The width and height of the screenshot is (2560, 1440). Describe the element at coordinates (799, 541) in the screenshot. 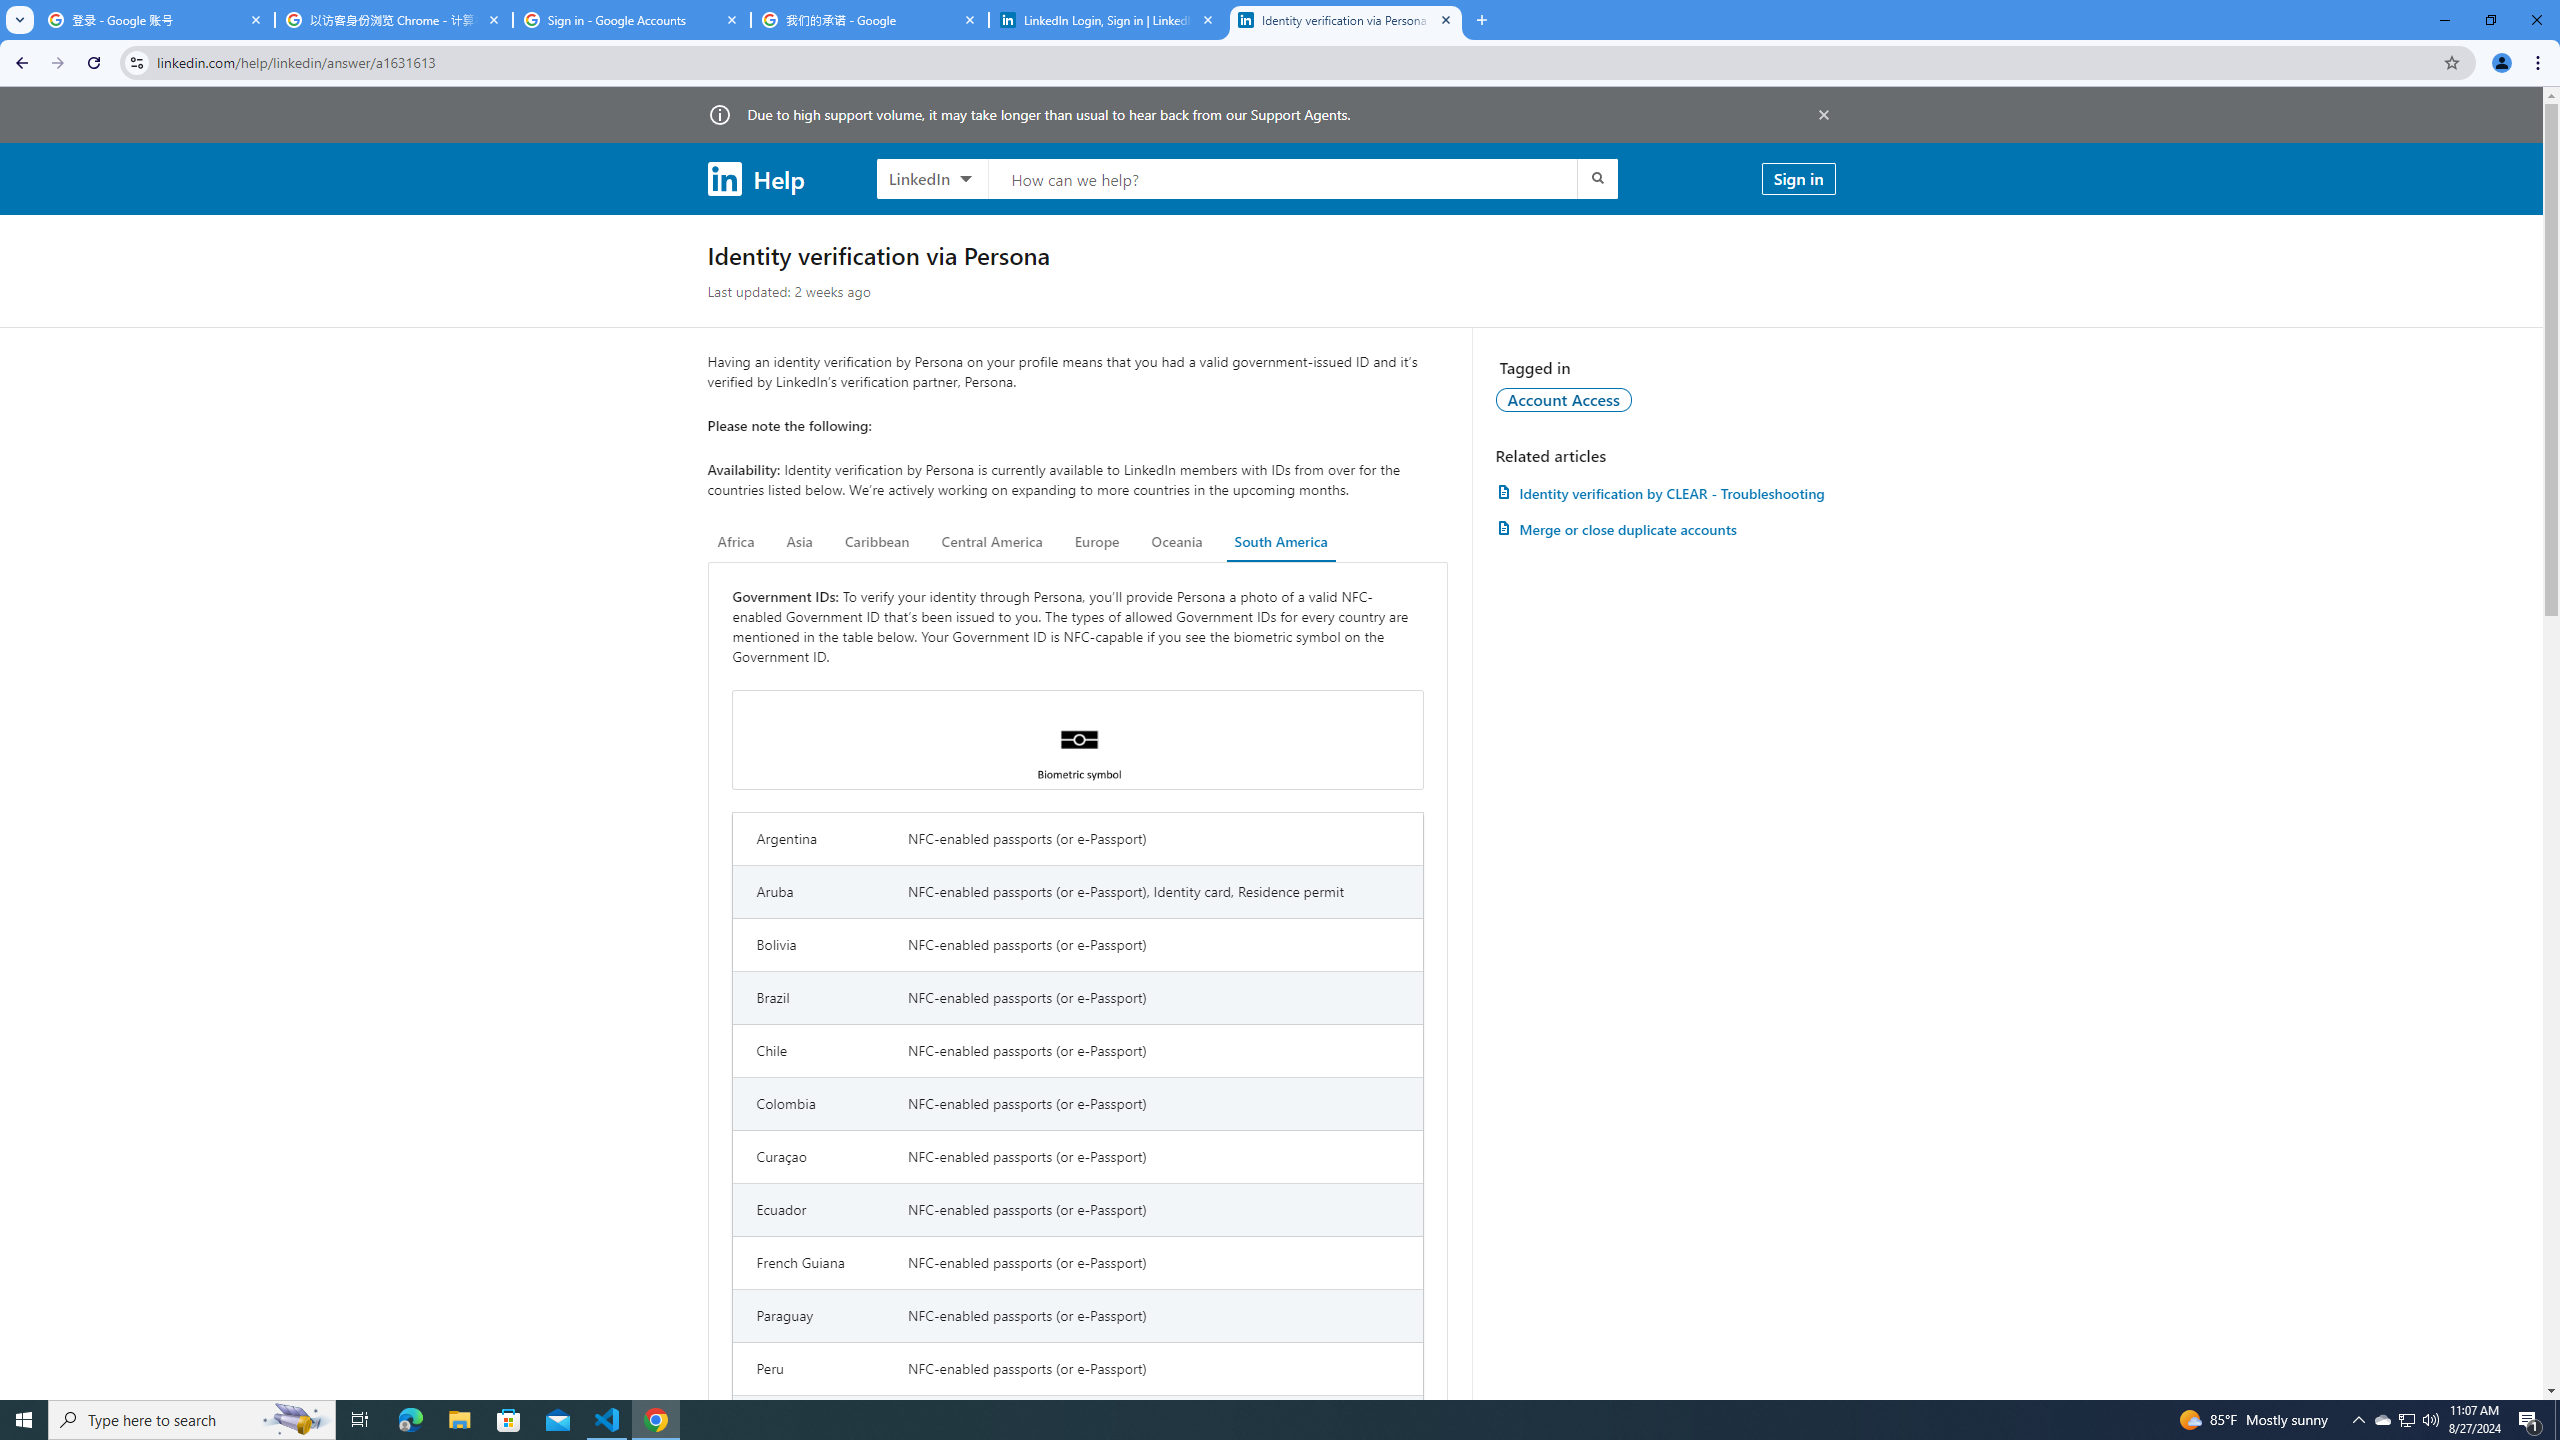

I see `'Asia'` at that location.